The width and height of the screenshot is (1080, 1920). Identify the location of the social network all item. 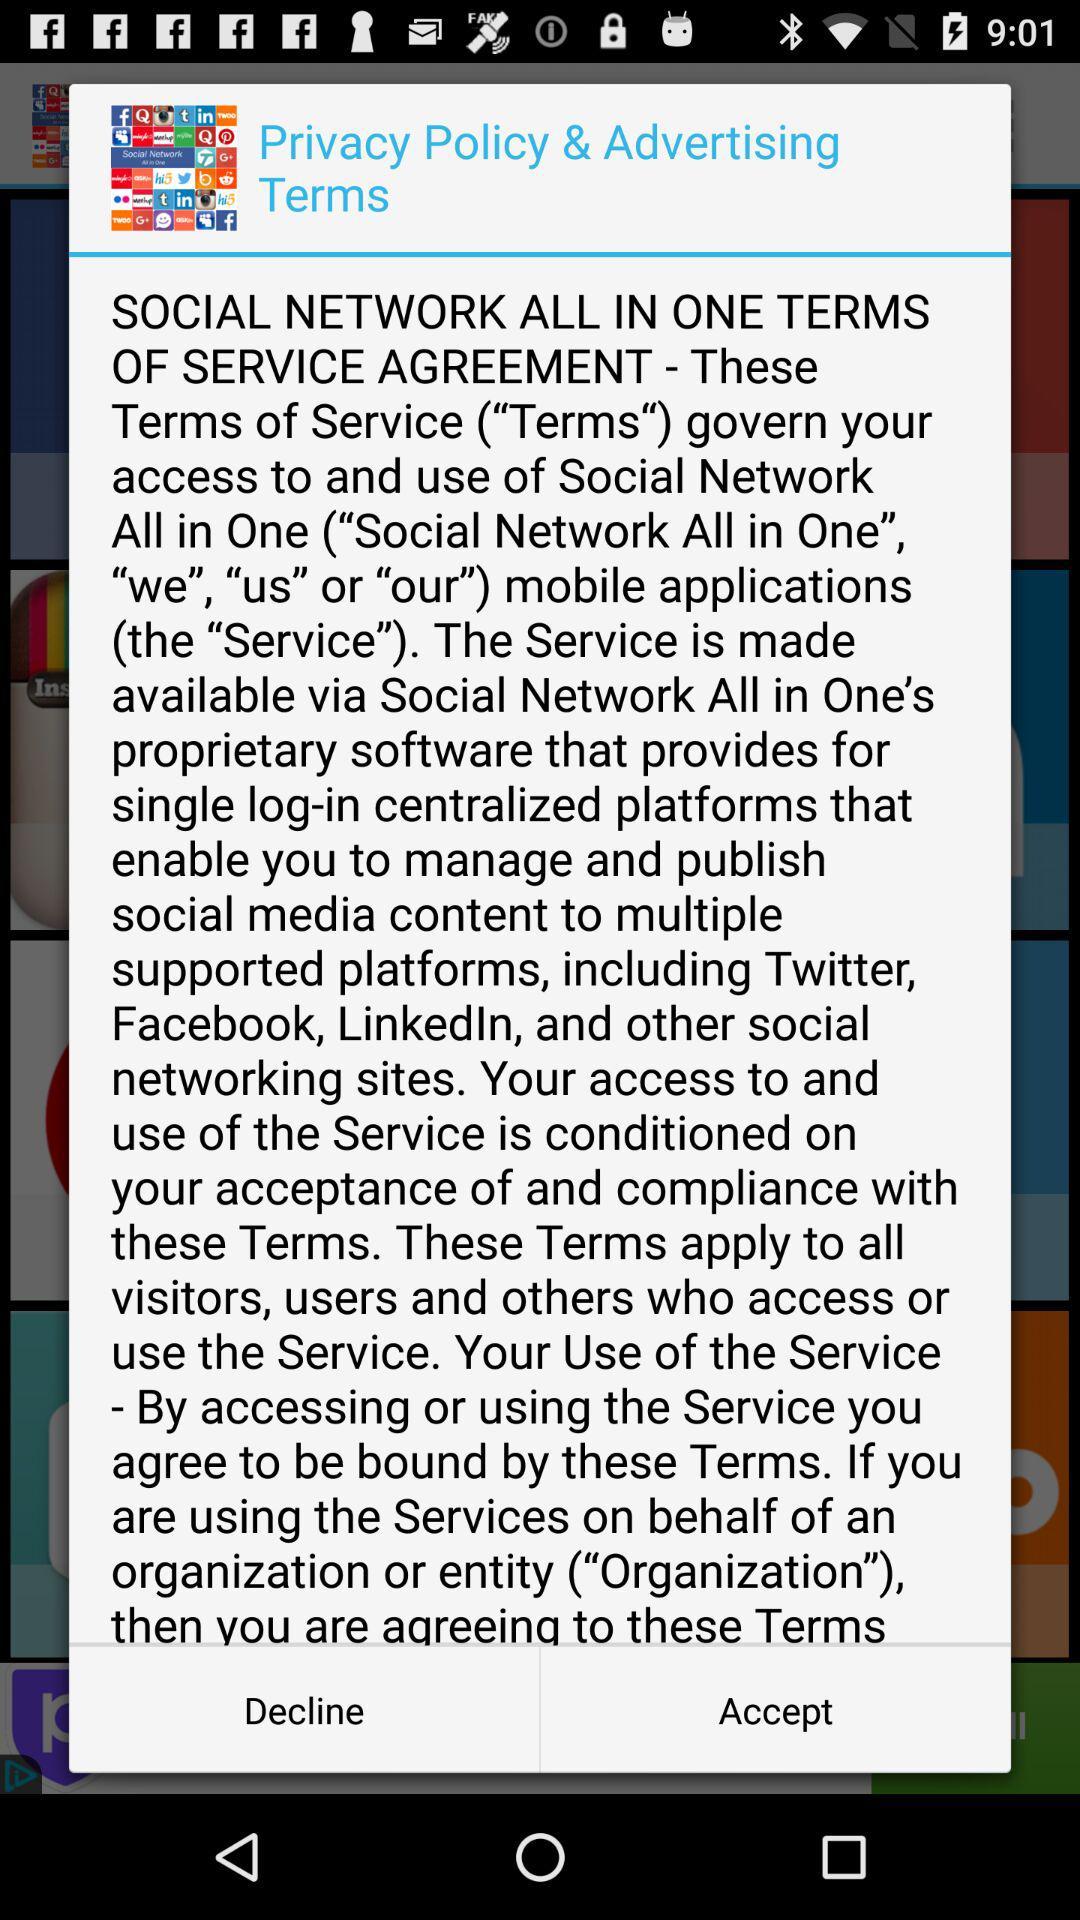
(540, 950).